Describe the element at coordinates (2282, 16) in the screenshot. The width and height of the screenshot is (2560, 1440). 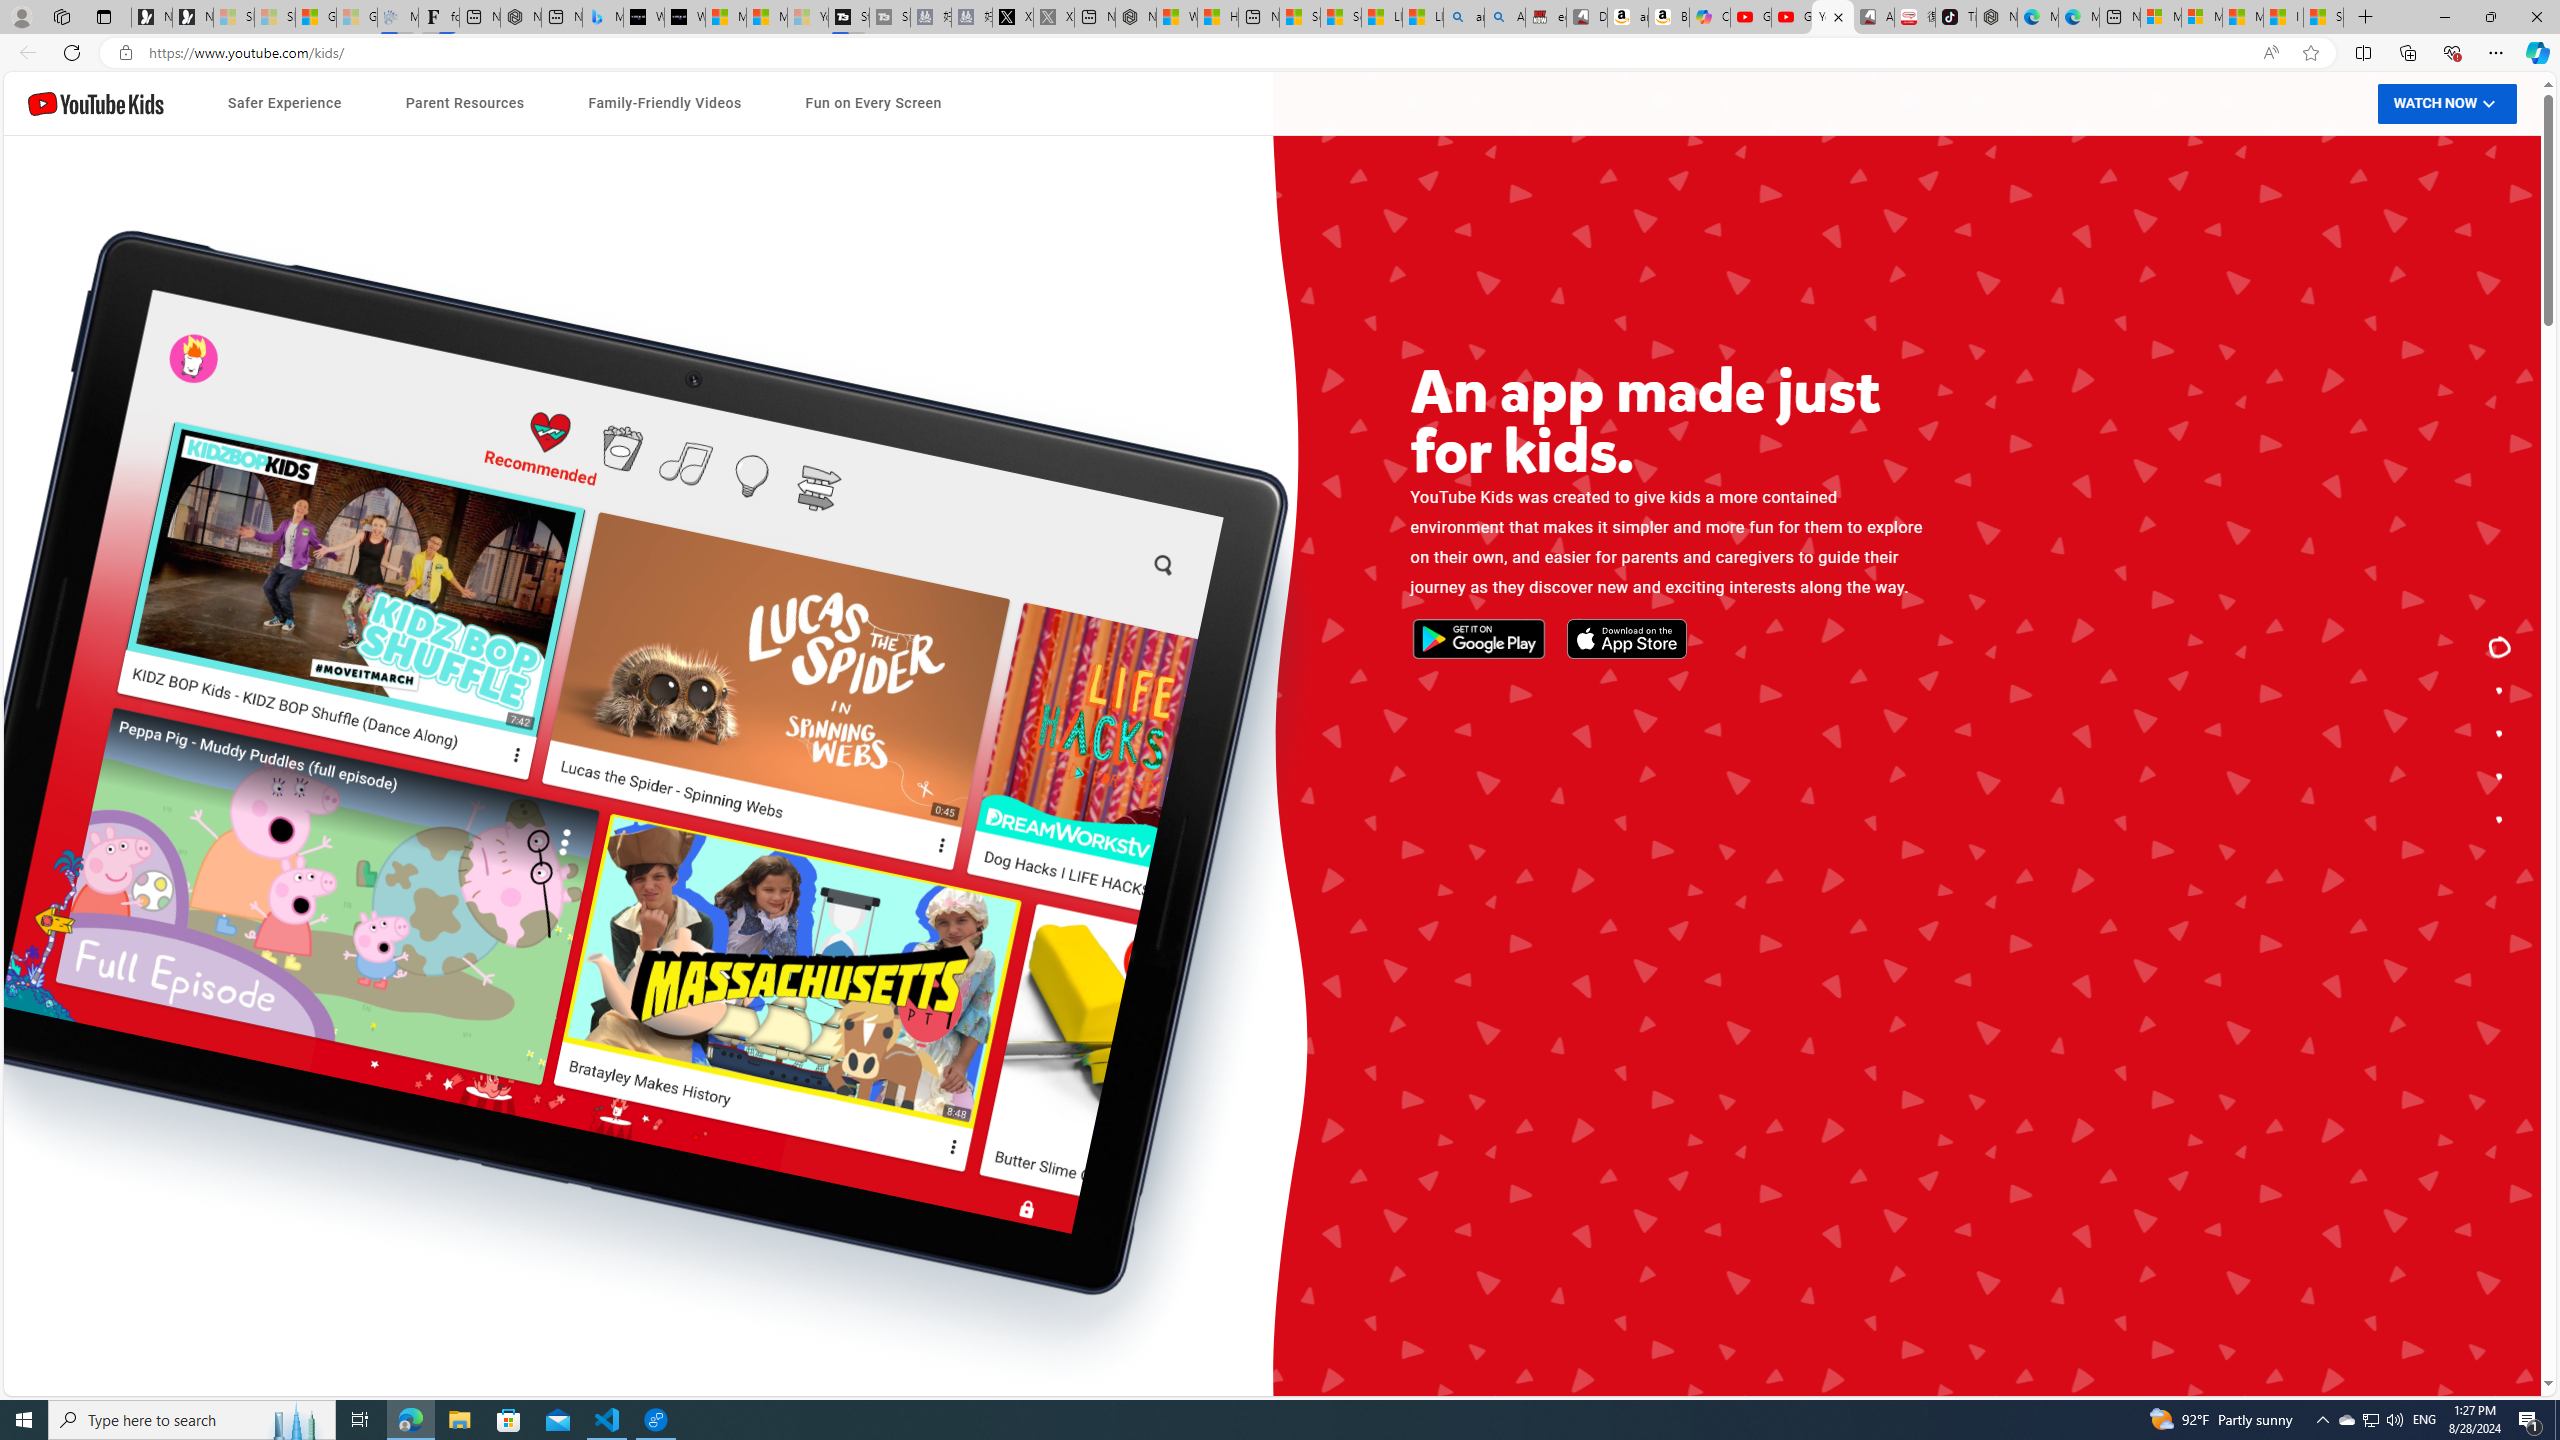
I see `'I Gained 20 Pounds of Muscle in 30 Days! | Watch'` at that location.